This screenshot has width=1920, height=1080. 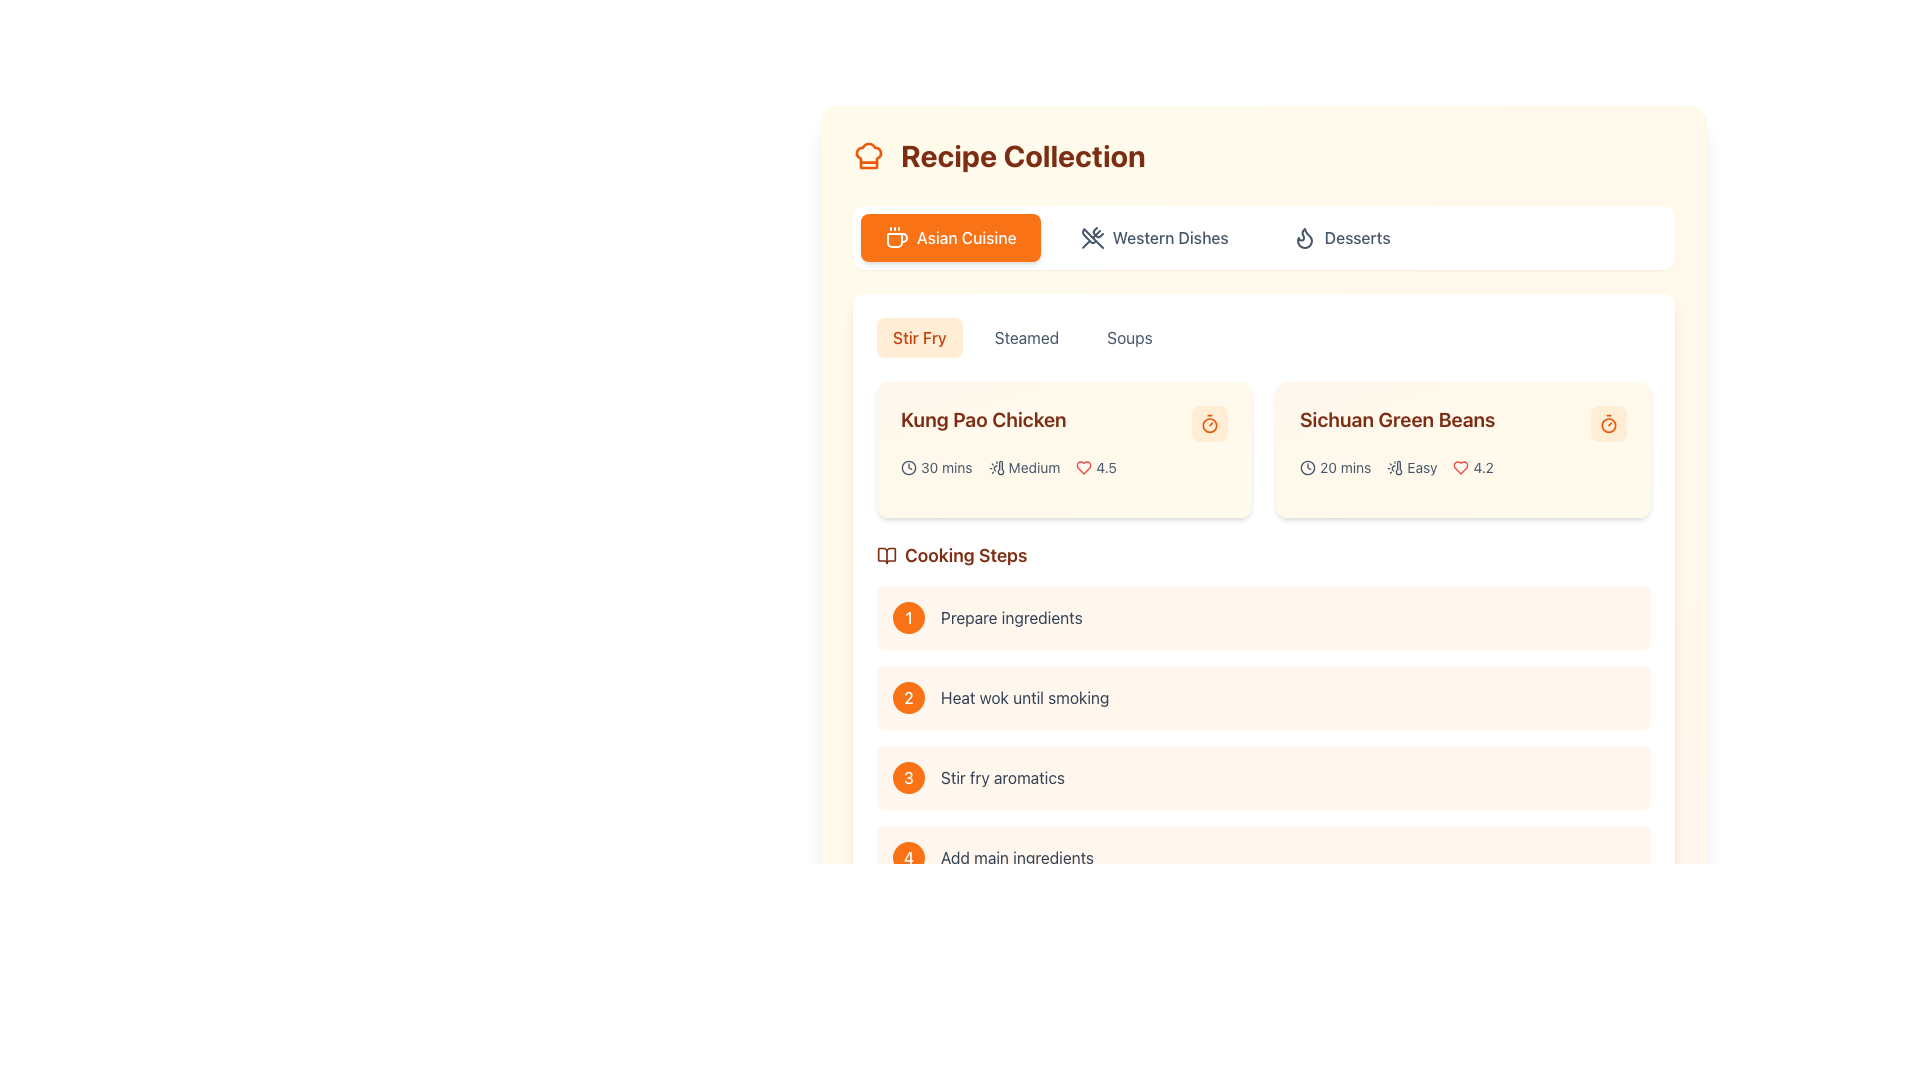 What do you see at coordinates (1394, 467) in the screenshot?
I see `the difficulty level icon located next to the 'Easy' label in the 'Sichuan Green Beans' component` at bounding box center [1394, 467].